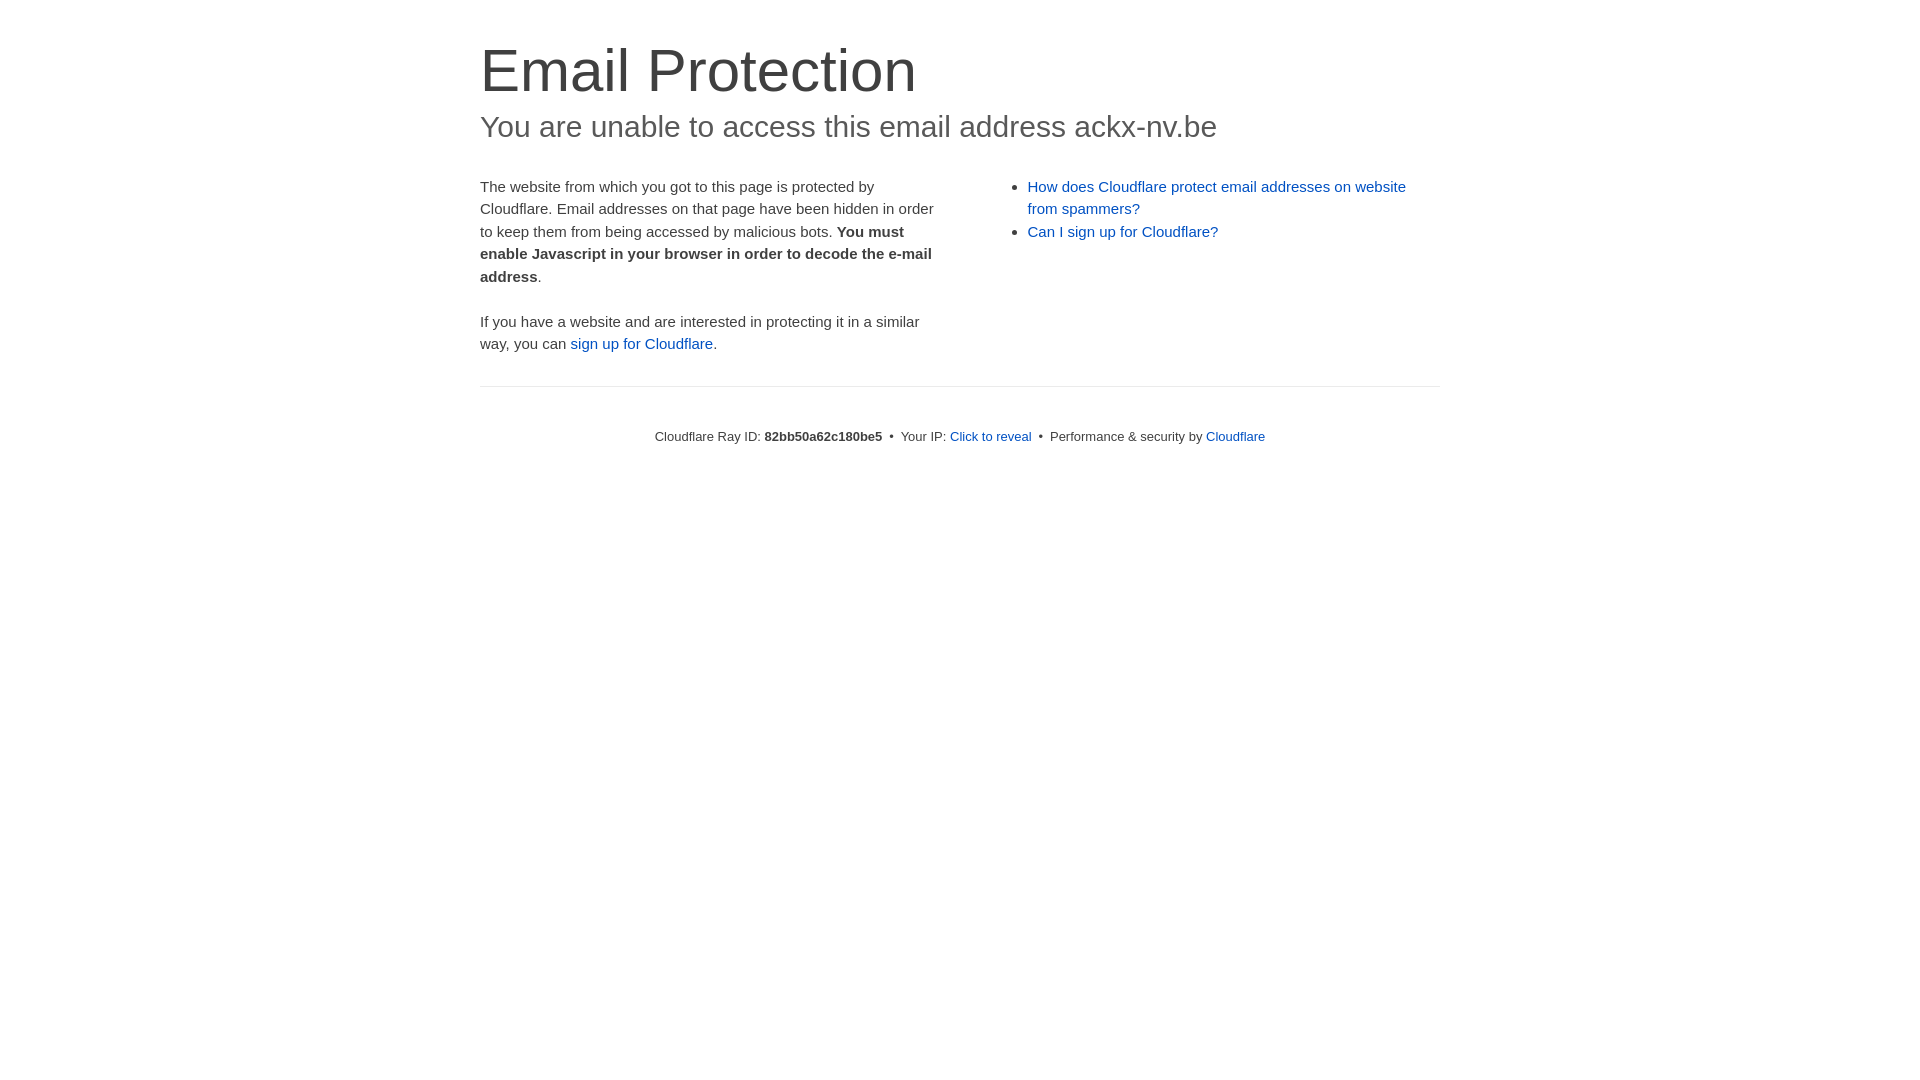  Describe the element at coordinates (1123, 230) in the screenshot. I see `'Can I sign up for Cloudflare?'` at that location.